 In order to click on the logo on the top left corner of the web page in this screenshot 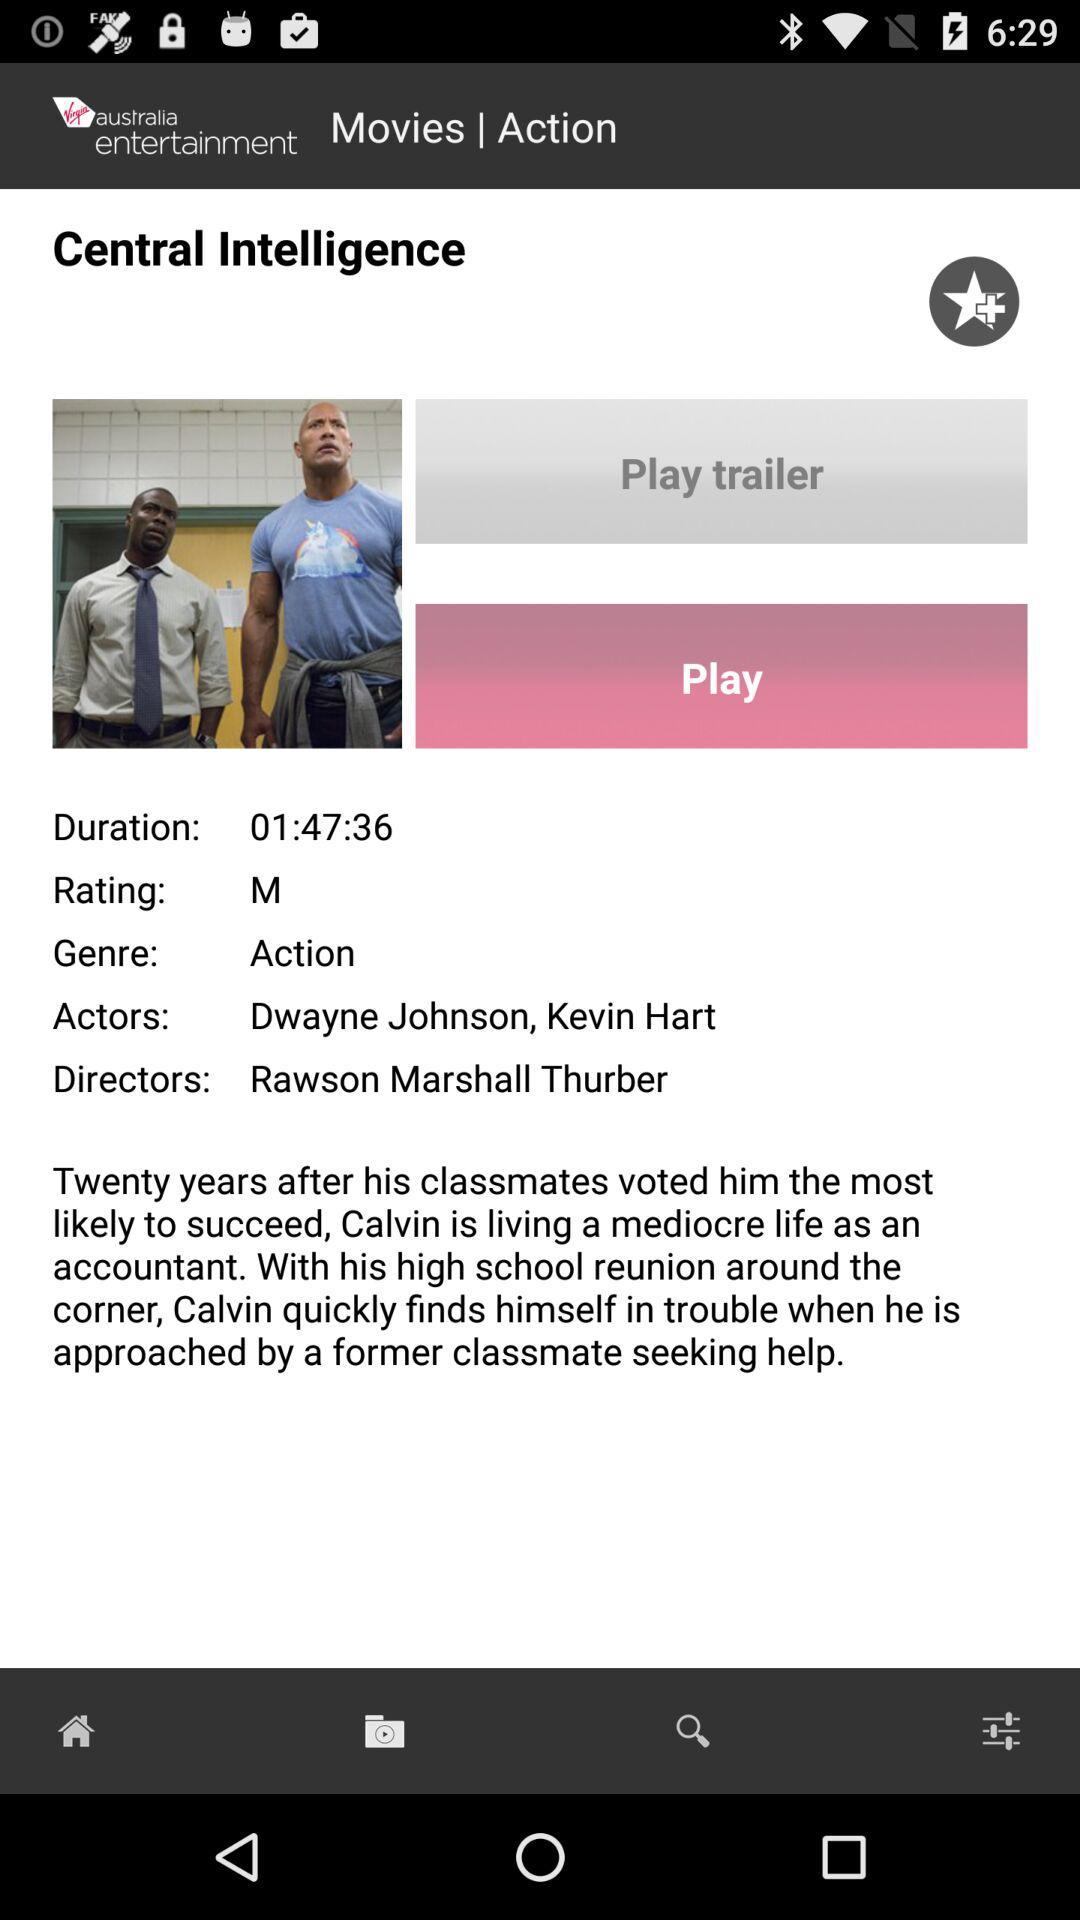, I will do `click(175, 124)`.